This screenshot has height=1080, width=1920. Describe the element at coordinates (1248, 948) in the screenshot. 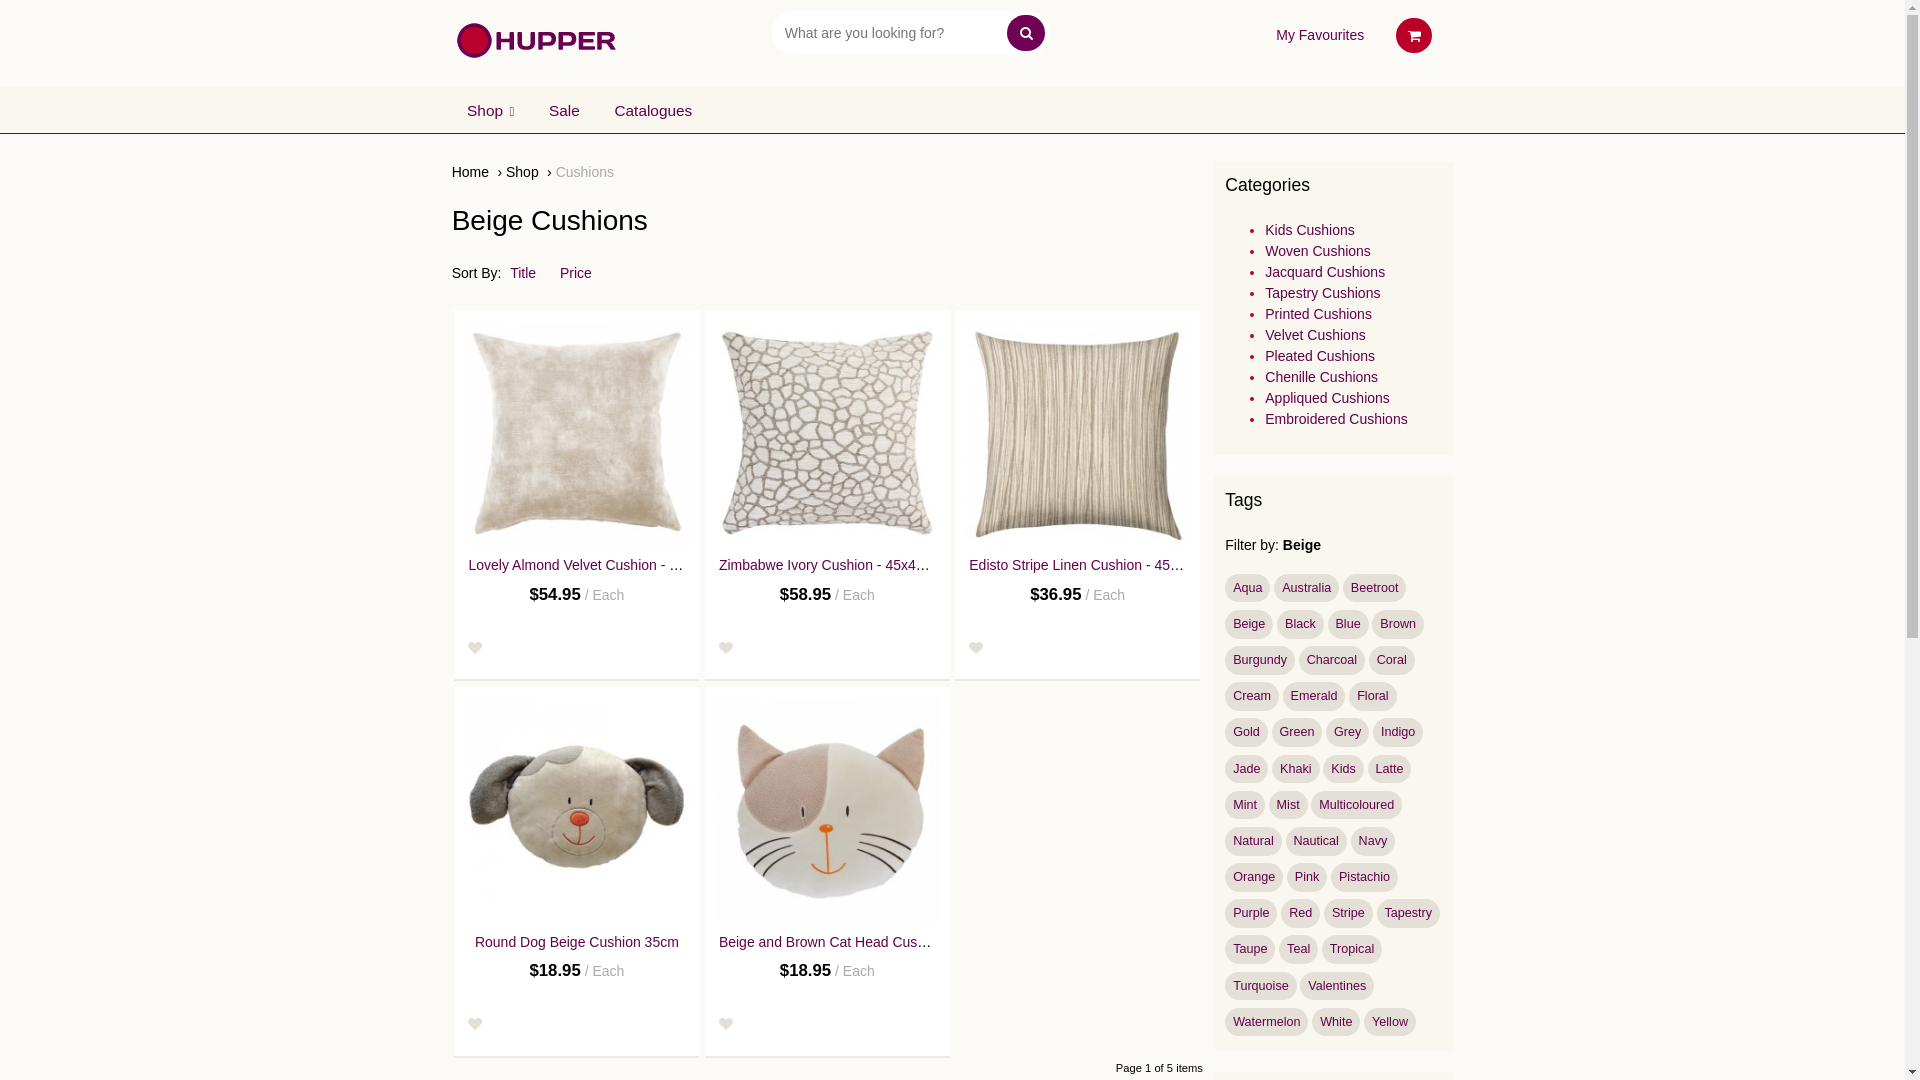

I see `'Taupe'` at that location.